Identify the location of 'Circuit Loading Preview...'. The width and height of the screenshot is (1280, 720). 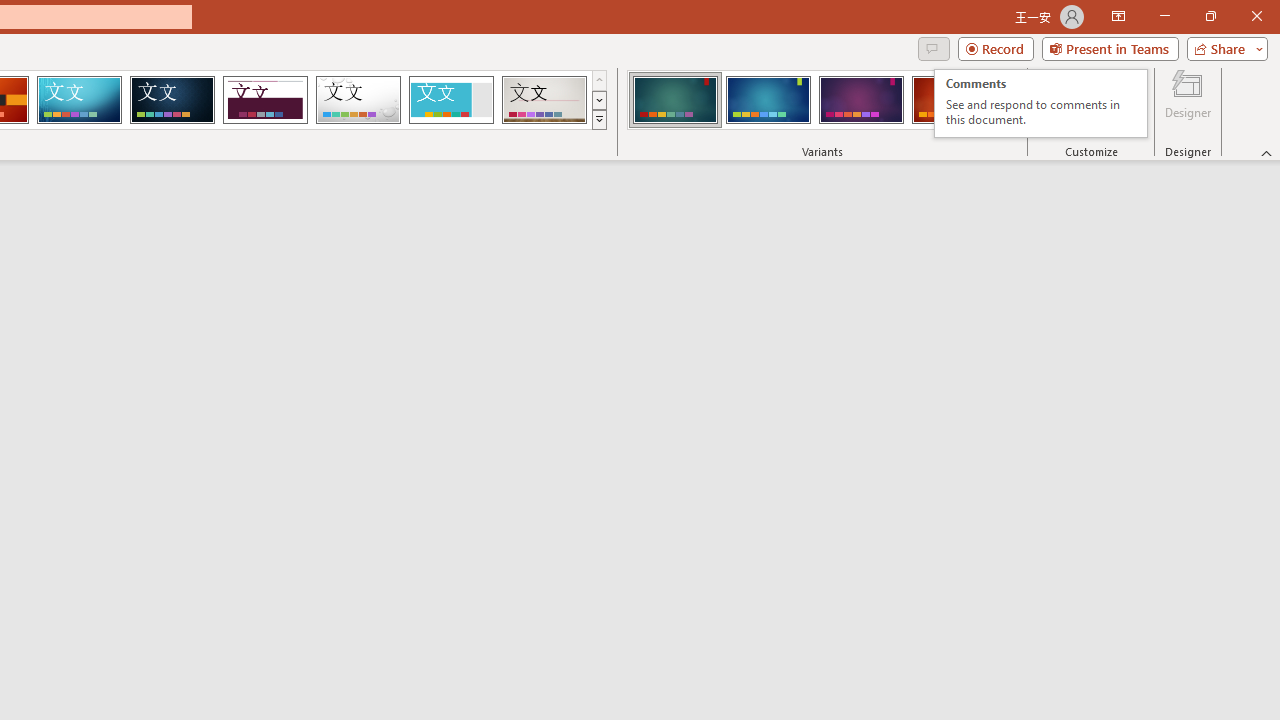
(79, 100).